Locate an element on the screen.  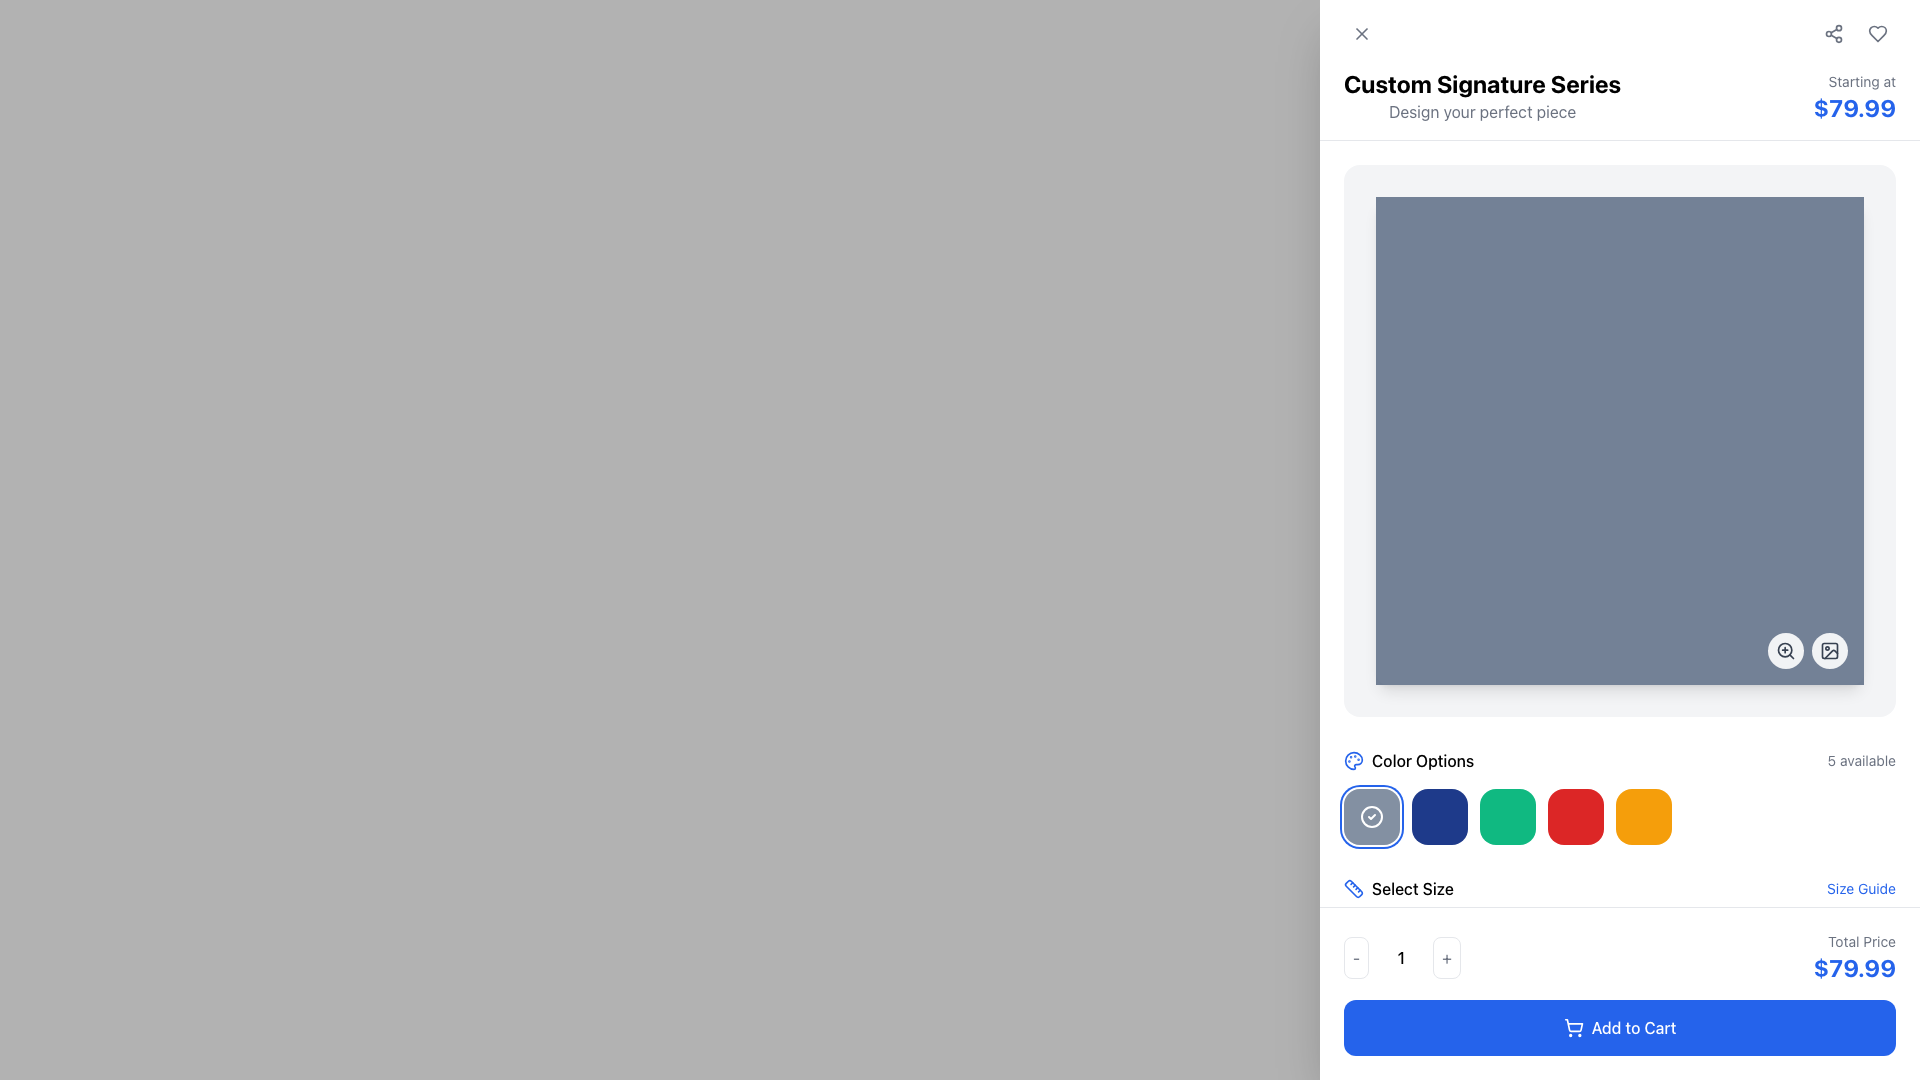
the 'Slate Gray' color selection button, which is a square with rounded corners and a check icon in white, located below the product image is located at coordinates (1371, 817).